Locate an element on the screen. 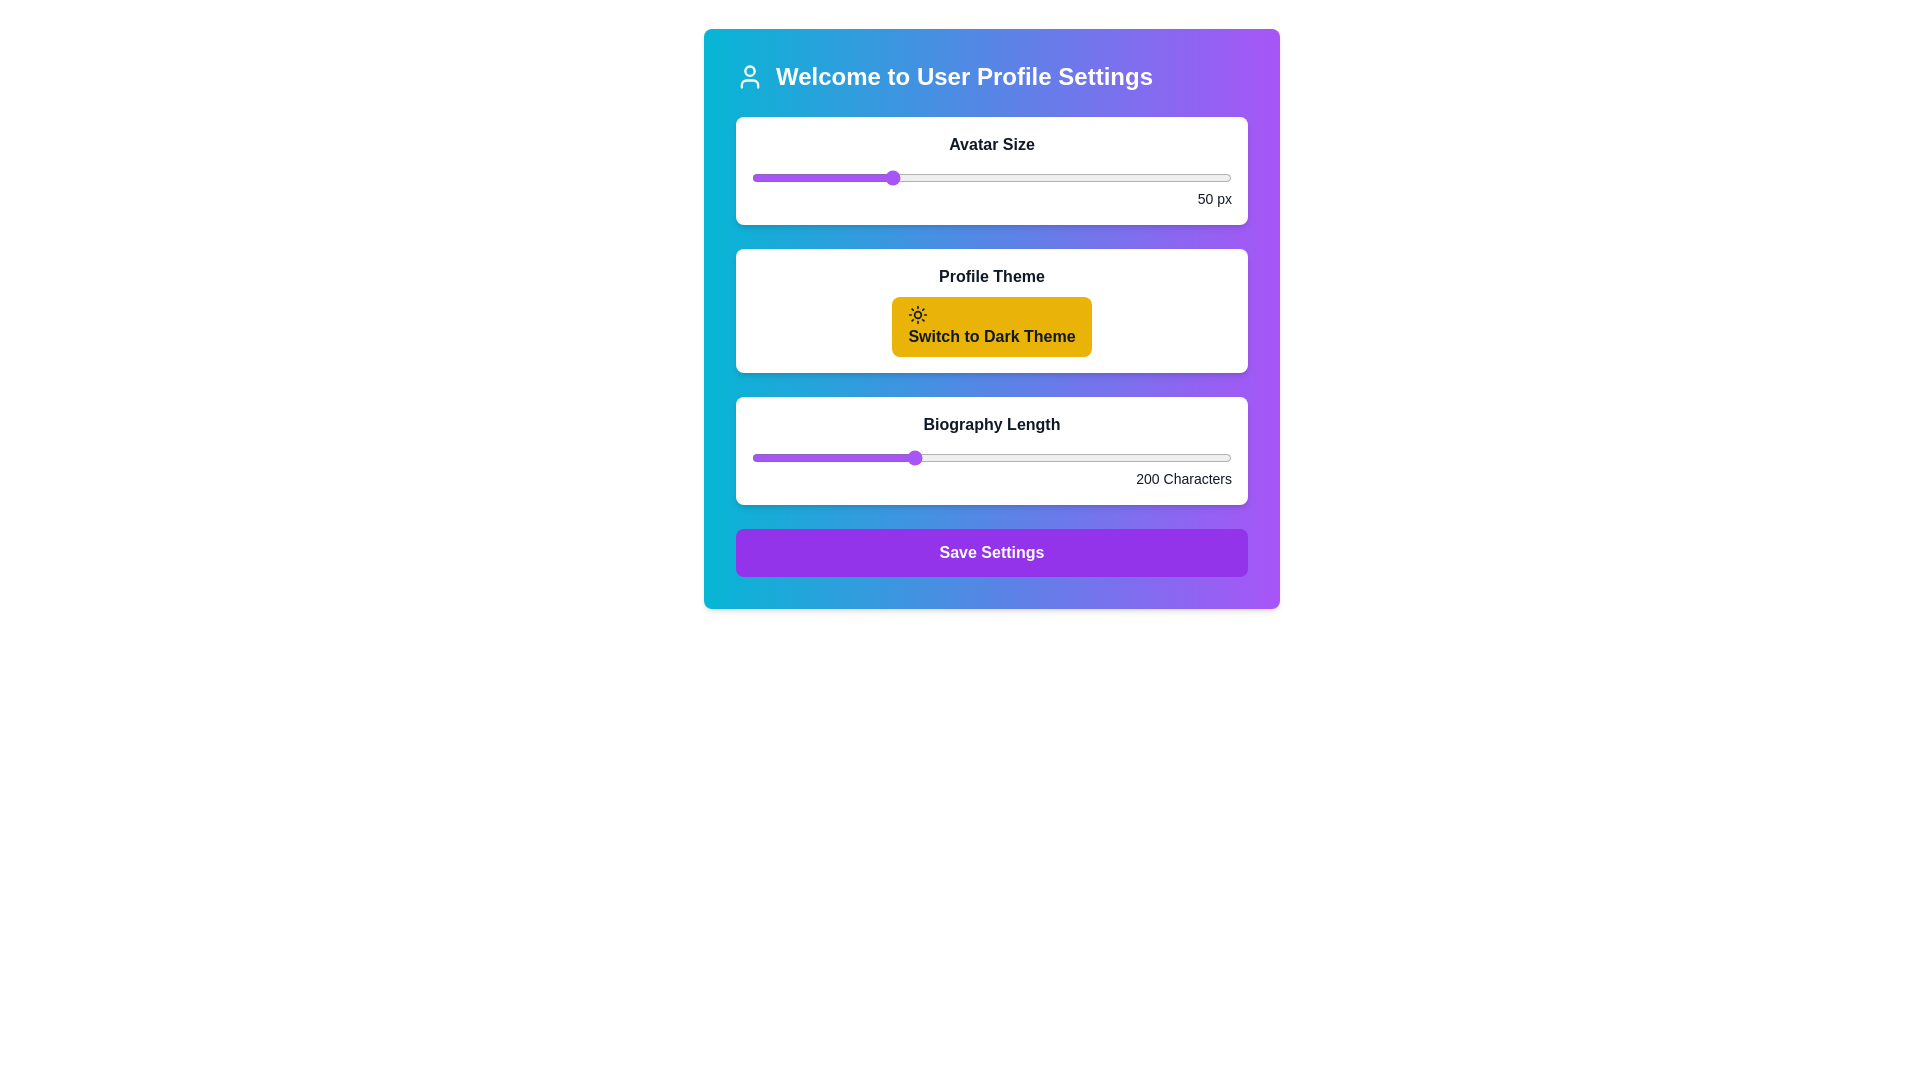 This screenshot has width=1920, height=1080. the biography length slider is located at coordinates (1142, 458).